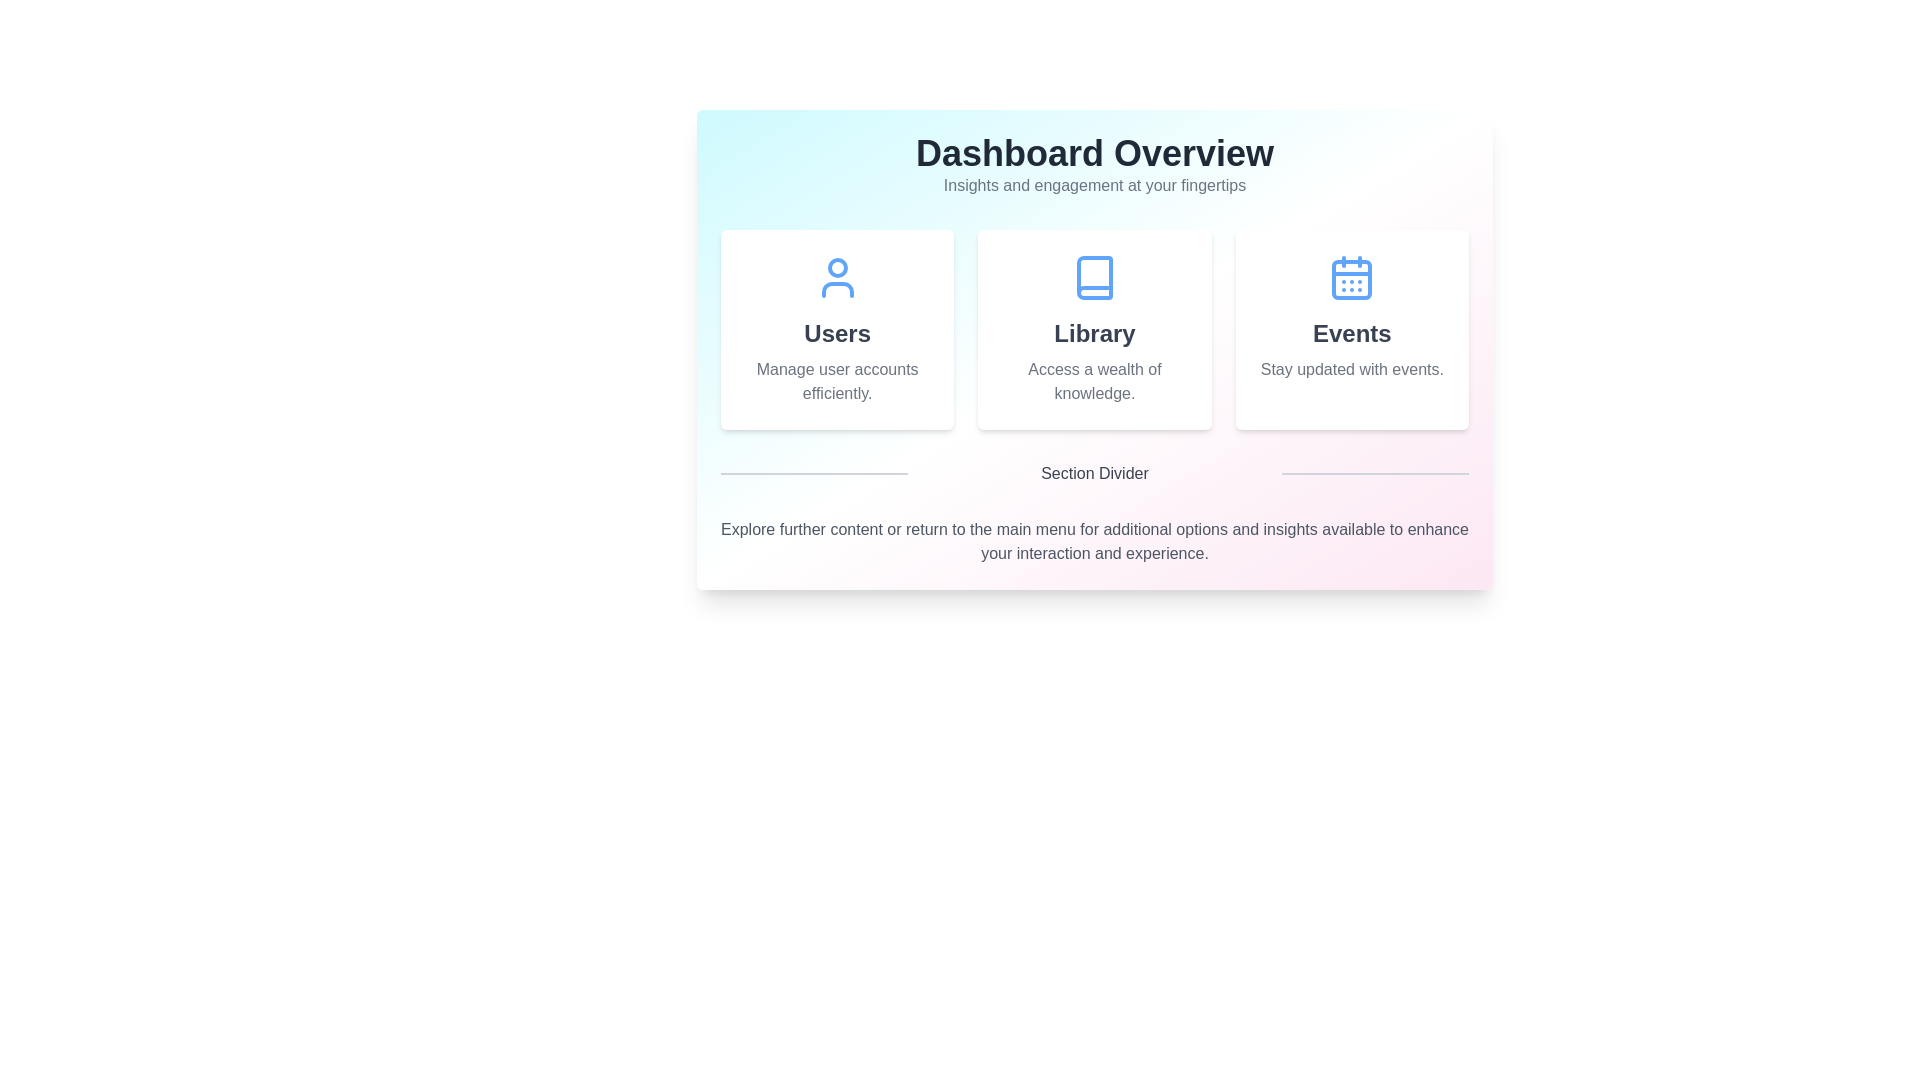  I want to click on the horizontal Separator line that is light gray and positioned to the left within the section, serving as a decorative divider, so click(814, 474).